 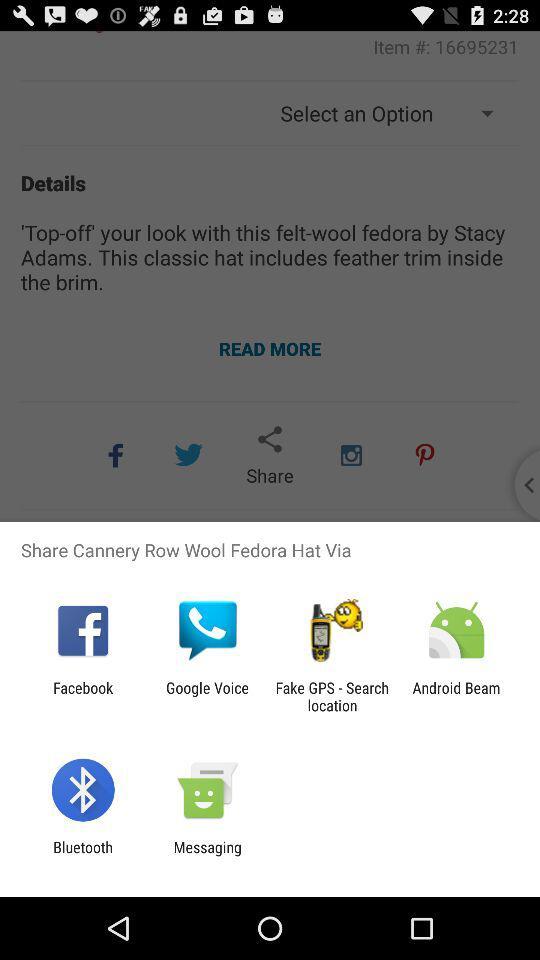 What do you see at coordinates (332, 696) in the screenshot?
I see `the icon to the left of the android beam item` at bounding box center [332, 696].